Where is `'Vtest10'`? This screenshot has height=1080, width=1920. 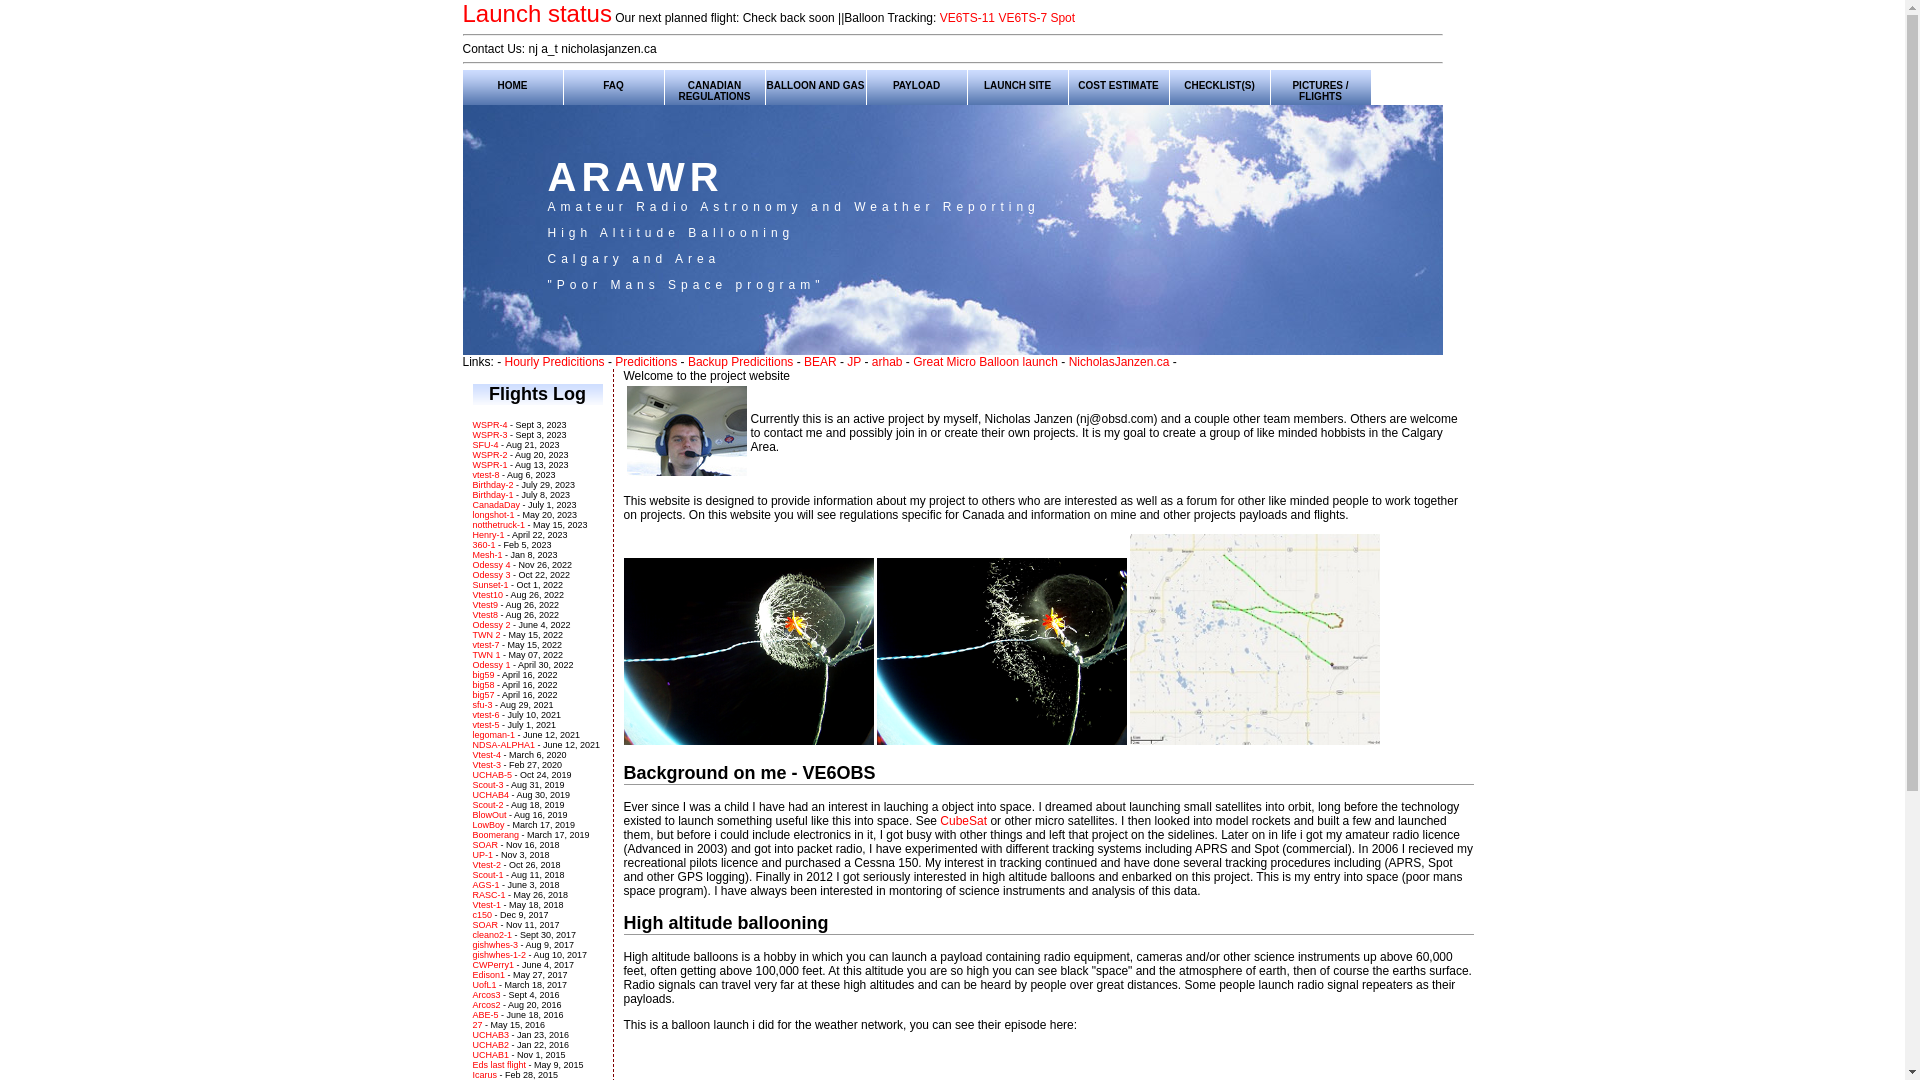
'Vtest10' is located at coordinates (487, 593).